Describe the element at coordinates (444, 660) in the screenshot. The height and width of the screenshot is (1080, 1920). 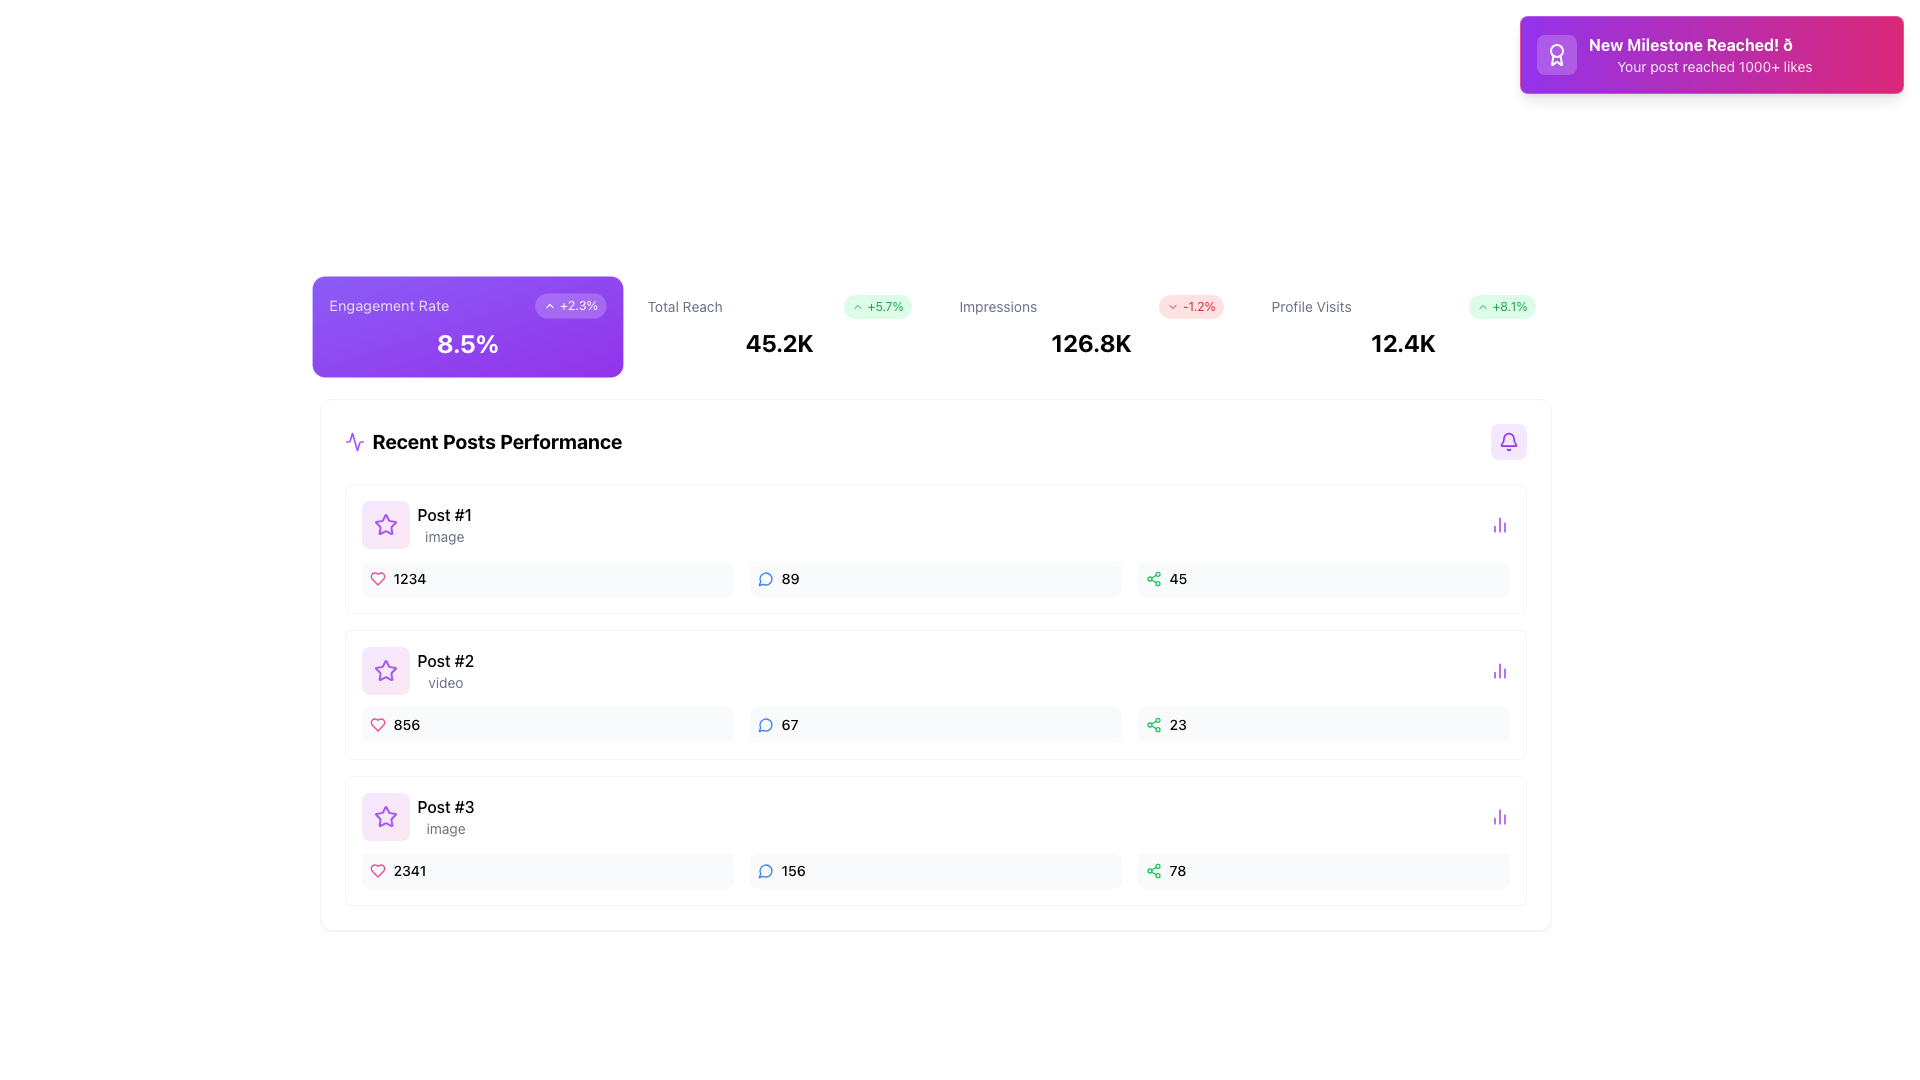
I see `text from the title label located in the 'Recent Posts Performance' section, which is aligned left in the second row entry` at that location.